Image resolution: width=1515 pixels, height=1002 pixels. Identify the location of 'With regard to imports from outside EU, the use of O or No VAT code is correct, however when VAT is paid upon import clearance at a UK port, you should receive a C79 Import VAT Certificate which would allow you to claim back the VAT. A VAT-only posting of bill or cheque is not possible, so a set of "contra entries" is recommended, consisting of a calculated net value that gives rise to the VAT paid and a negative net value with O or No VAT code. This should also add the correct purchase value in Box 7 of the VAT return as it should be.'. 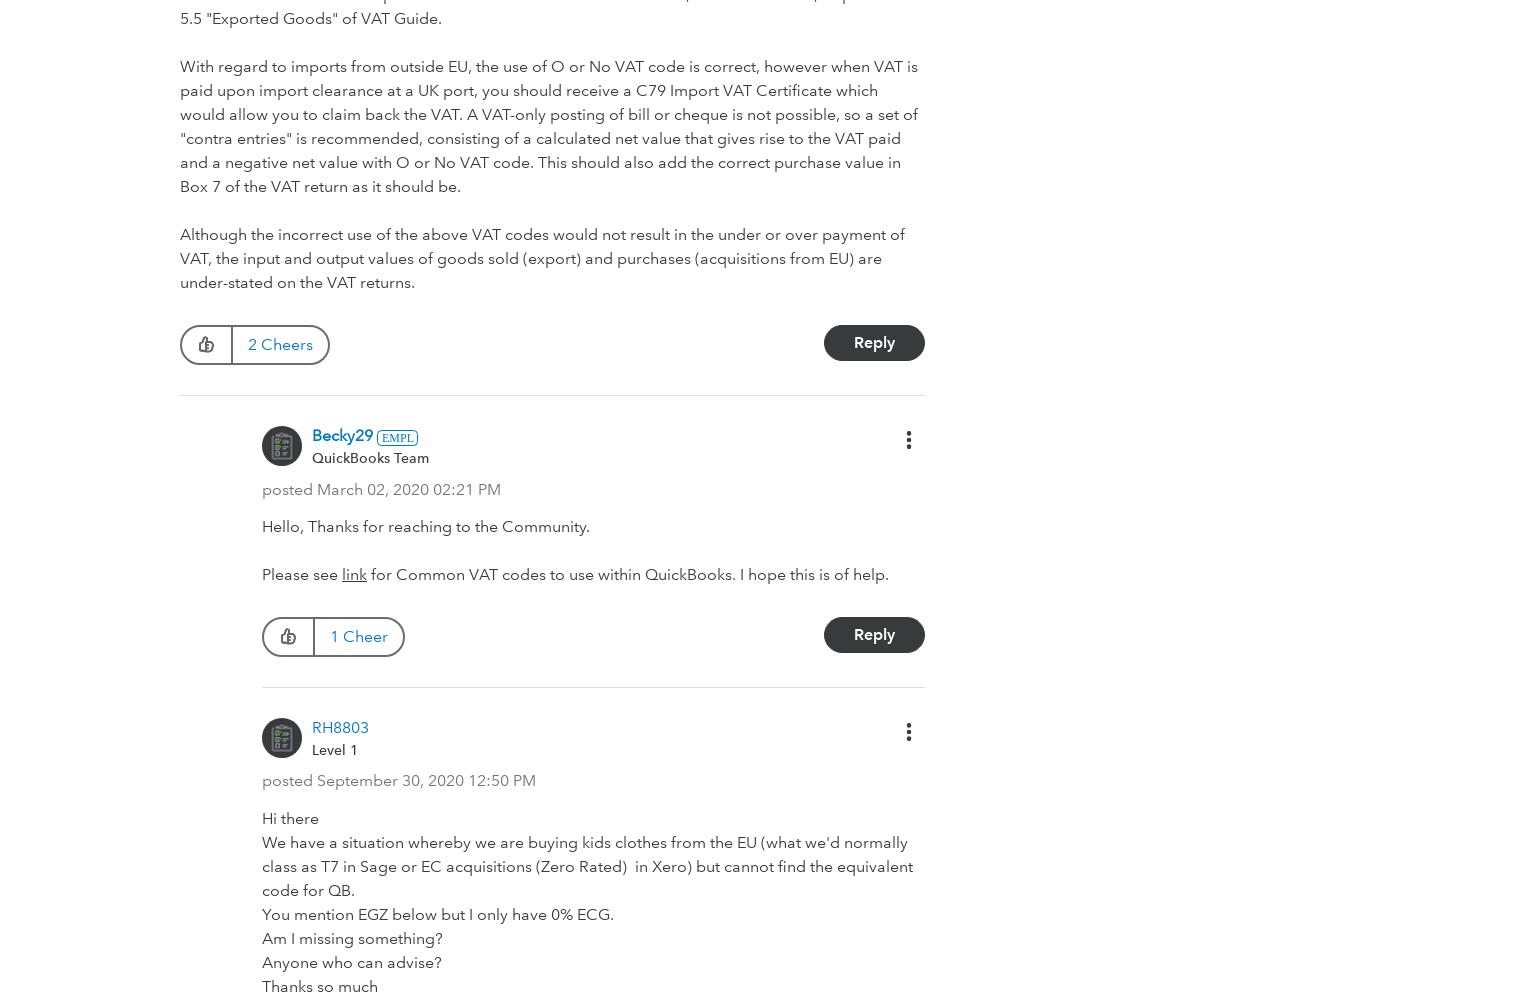
(548, 125).